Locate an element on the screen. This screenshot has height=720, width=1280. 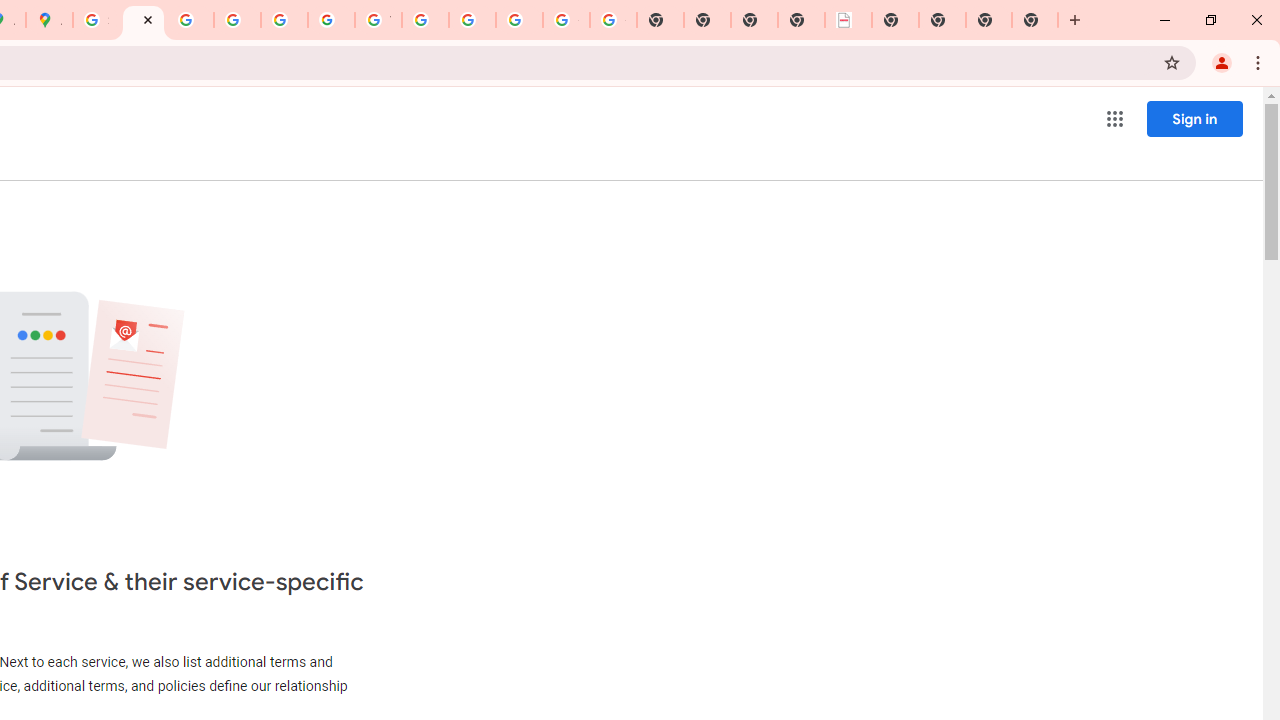
'New Tab' is located at coordinates (1035, 20).